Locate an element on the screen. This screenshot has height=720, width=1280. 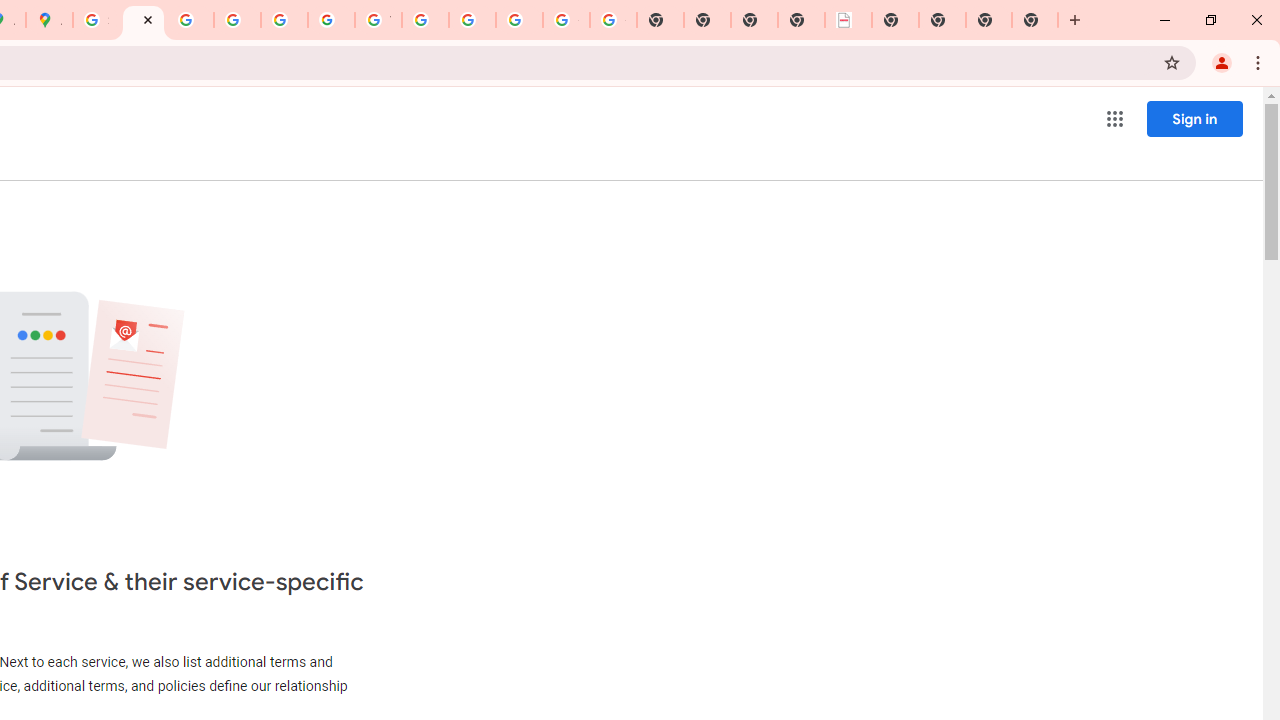
'New Tab' is located at coordinates (1035, 20).